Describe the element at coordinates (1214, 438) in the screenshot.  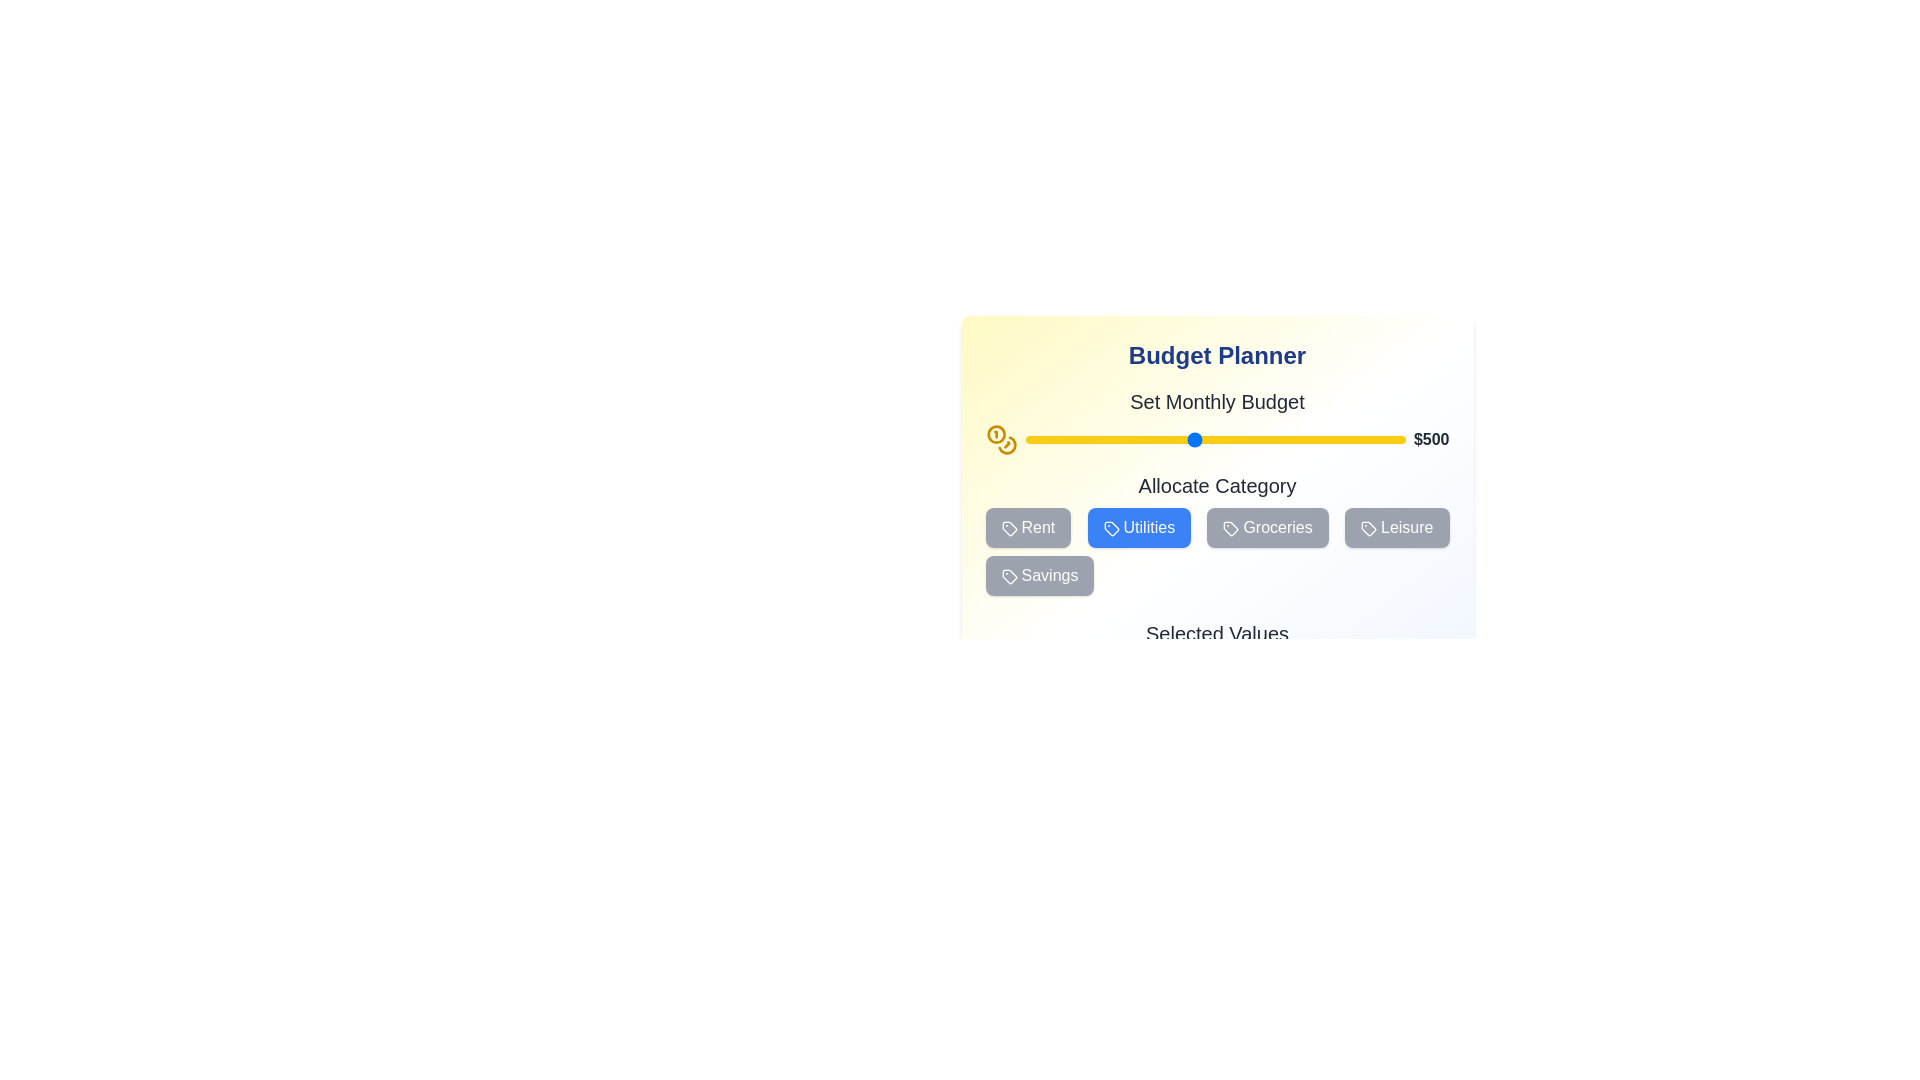
I see `the blue circular handle of the range slider with a yellow background` at that location.